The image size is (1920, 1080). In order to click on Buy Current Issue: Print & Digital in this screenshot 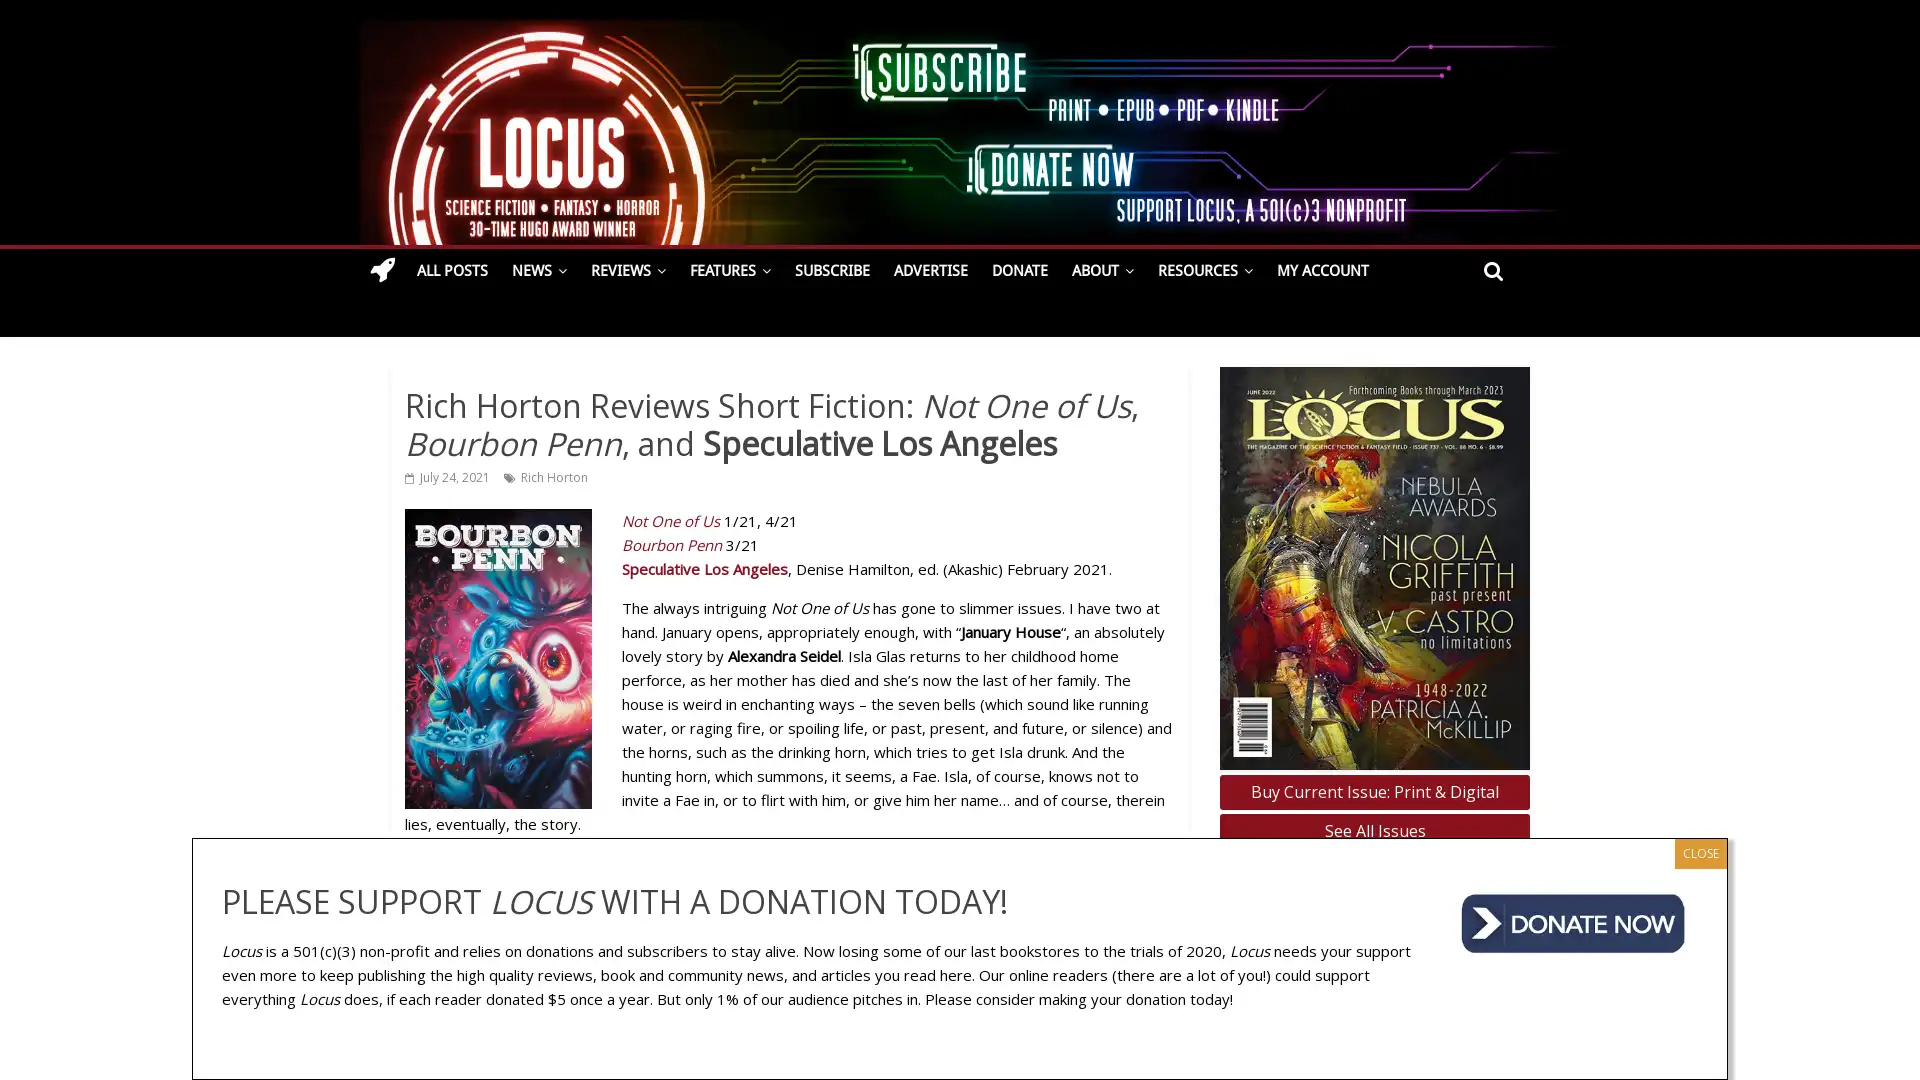, I will do `click(1373, 790)`.